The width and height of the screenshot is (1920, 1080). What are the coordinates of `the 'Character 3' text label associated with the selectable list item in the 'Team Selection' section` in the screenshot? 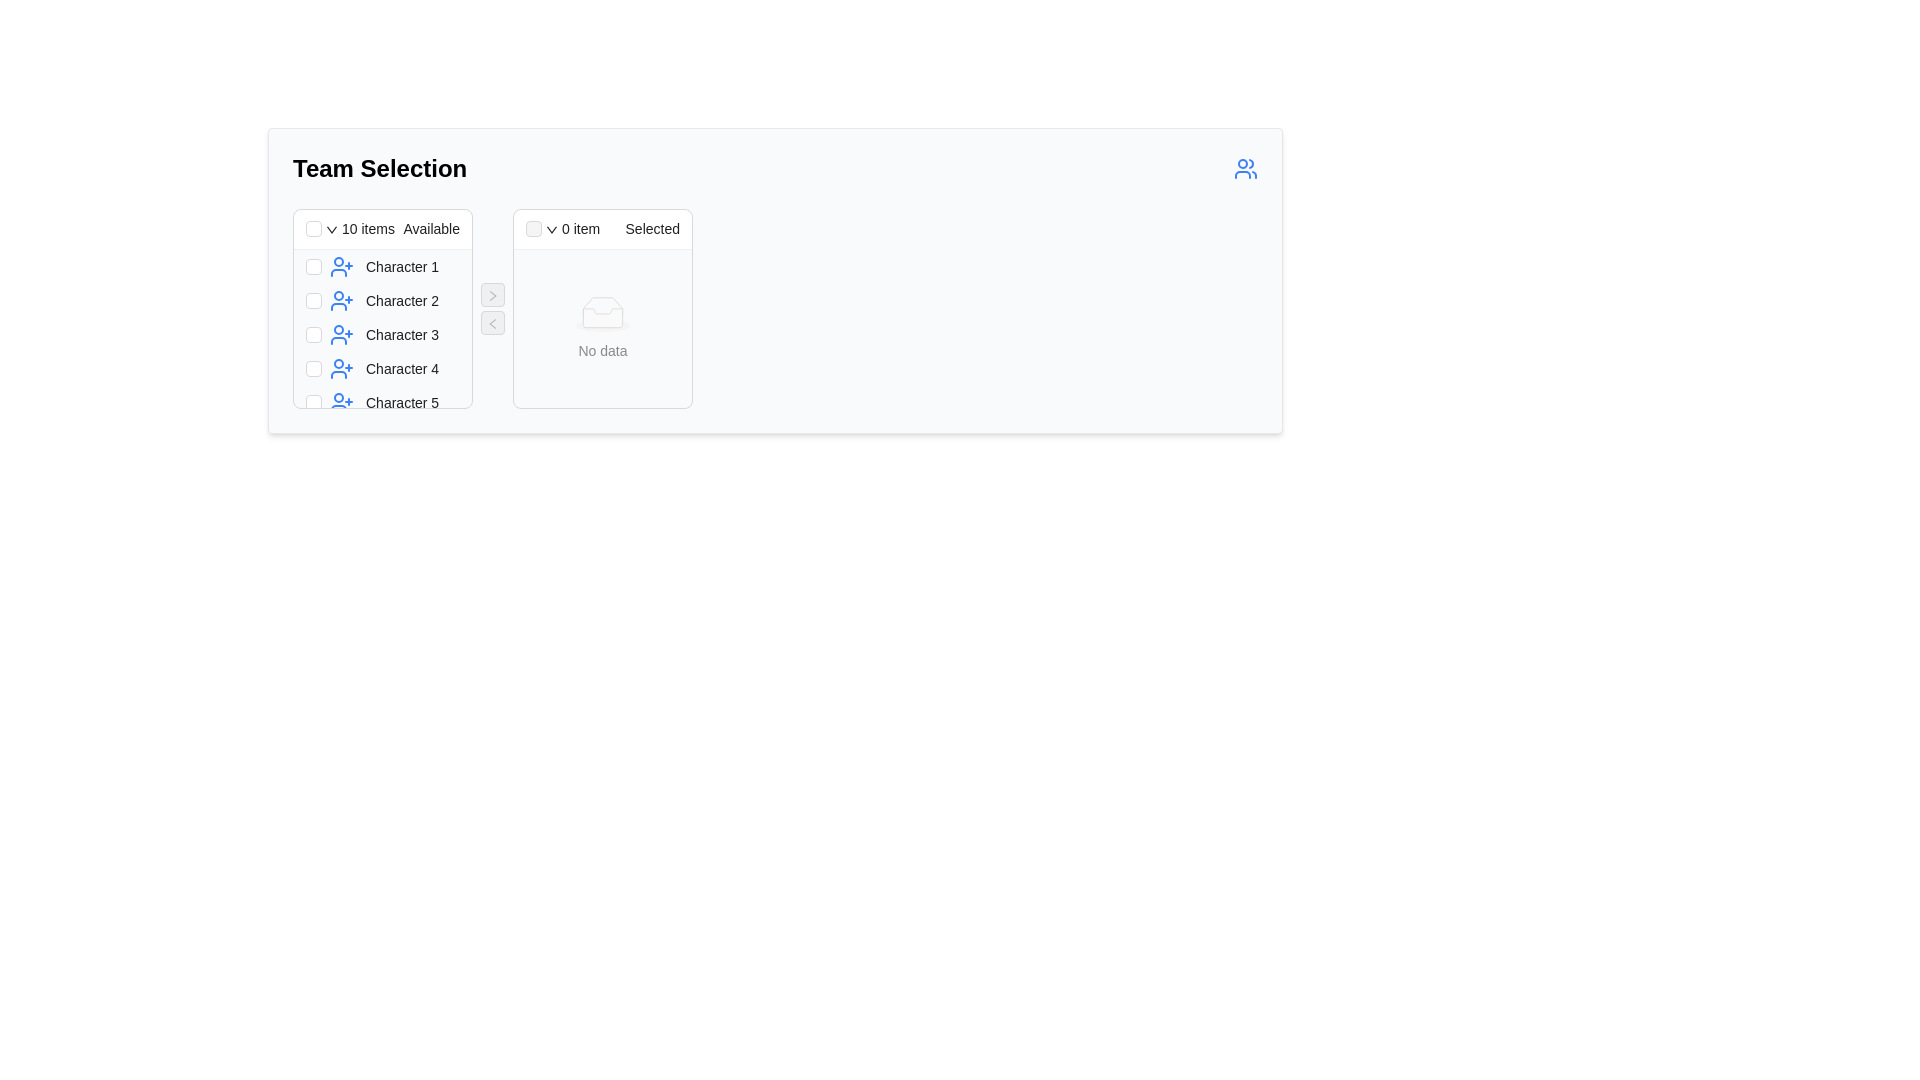 It's located at (394, 334).